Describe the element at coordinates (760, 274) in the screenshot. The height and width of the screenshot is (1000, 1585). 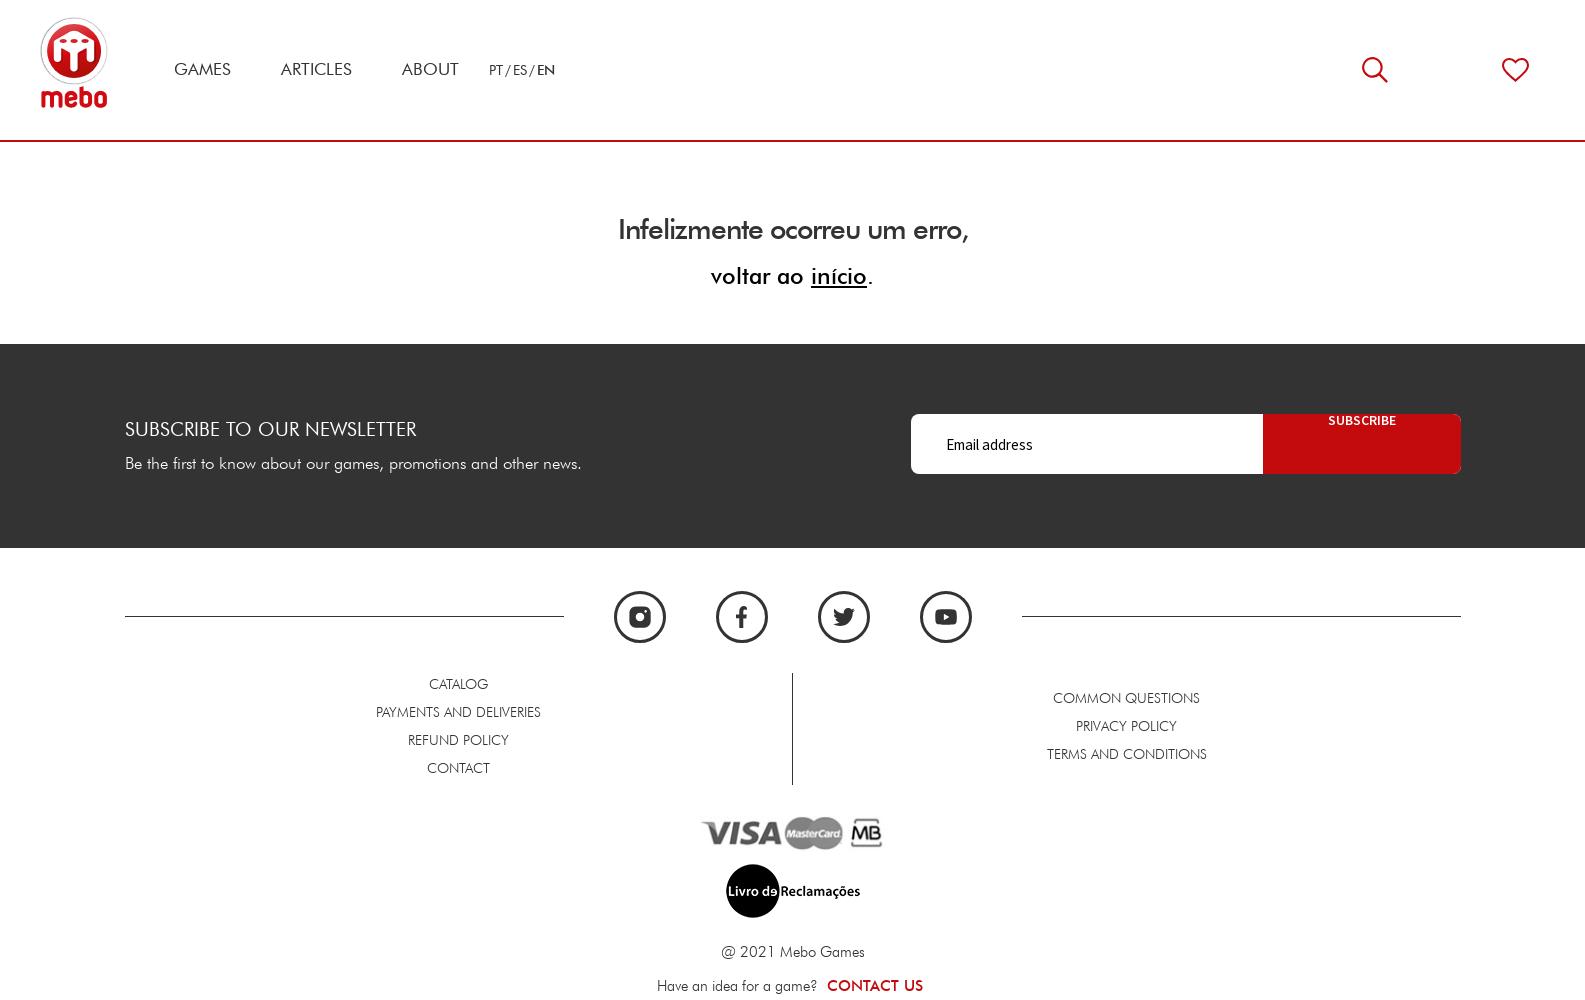
I see `'voltar ao'` at that location.